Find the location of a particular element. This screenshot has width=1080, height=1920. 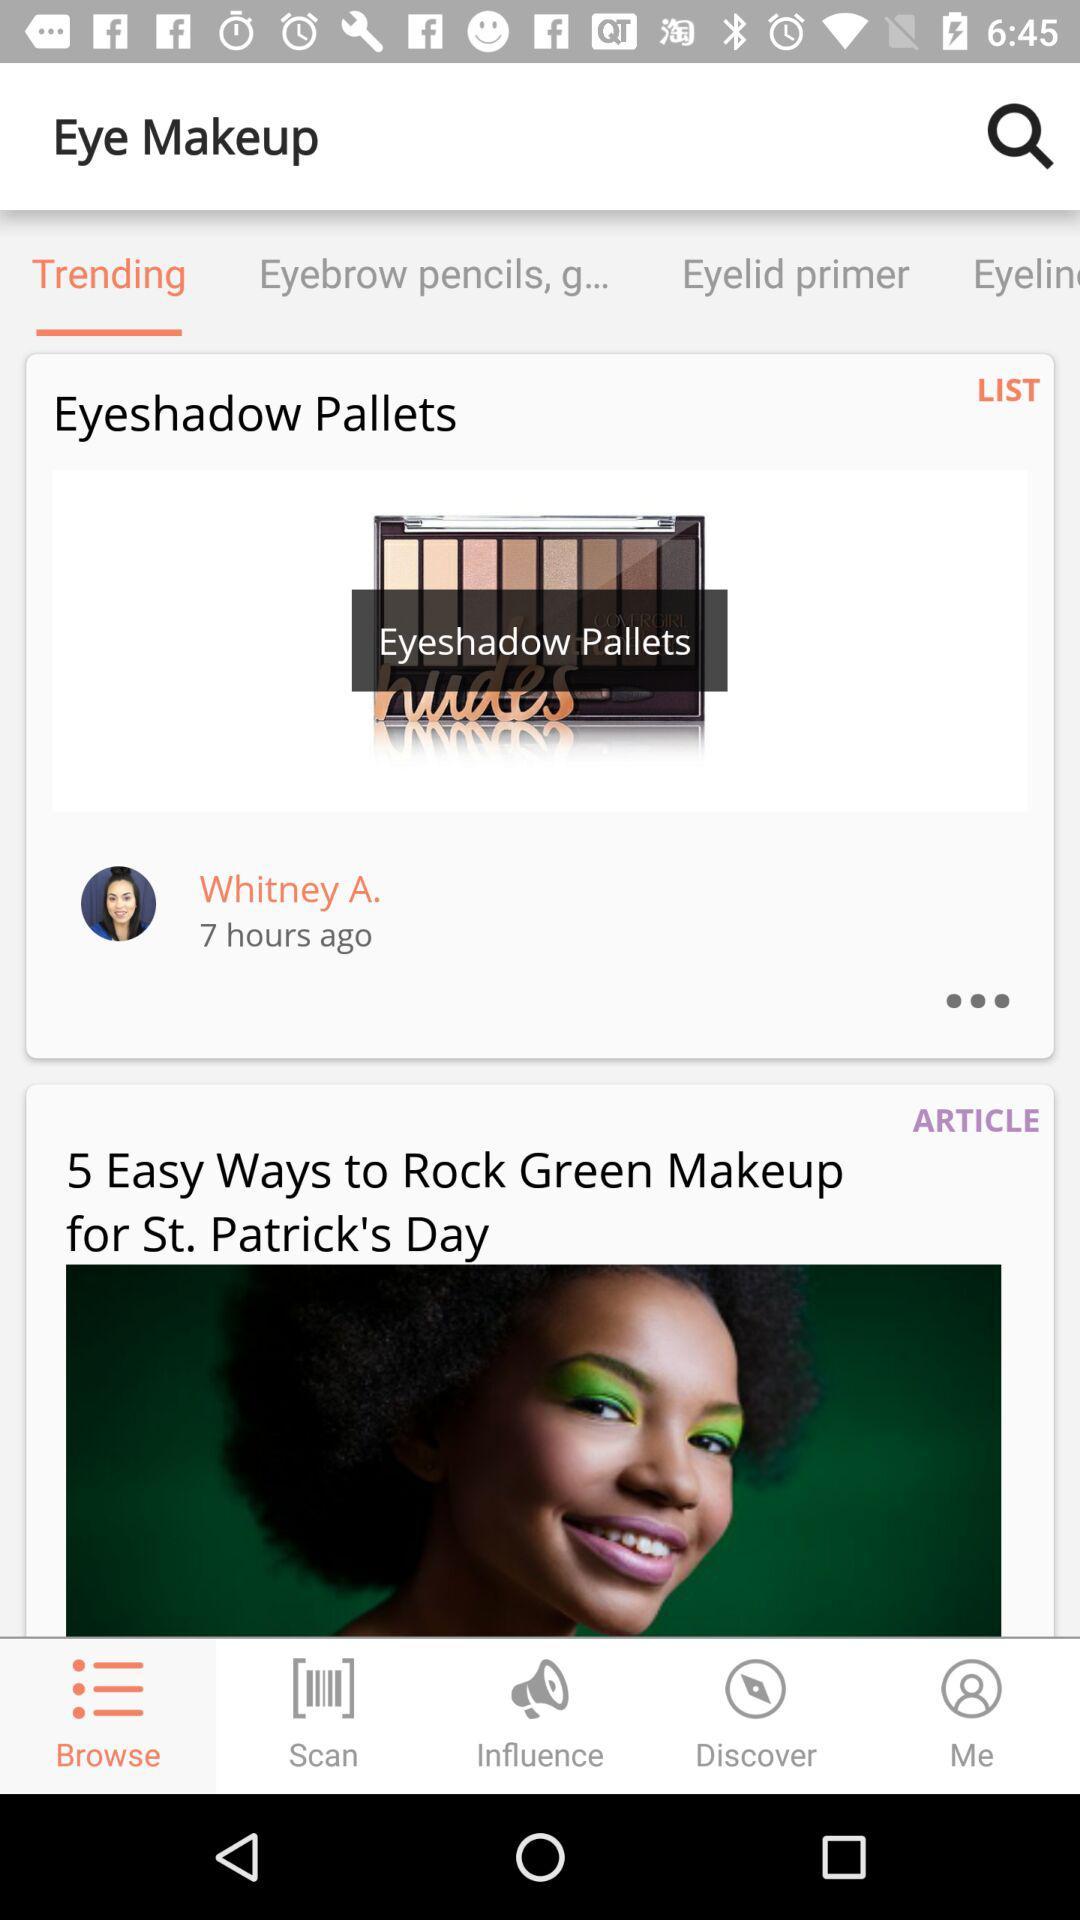

item next to eyeliner is located at coordinates (794, 272).